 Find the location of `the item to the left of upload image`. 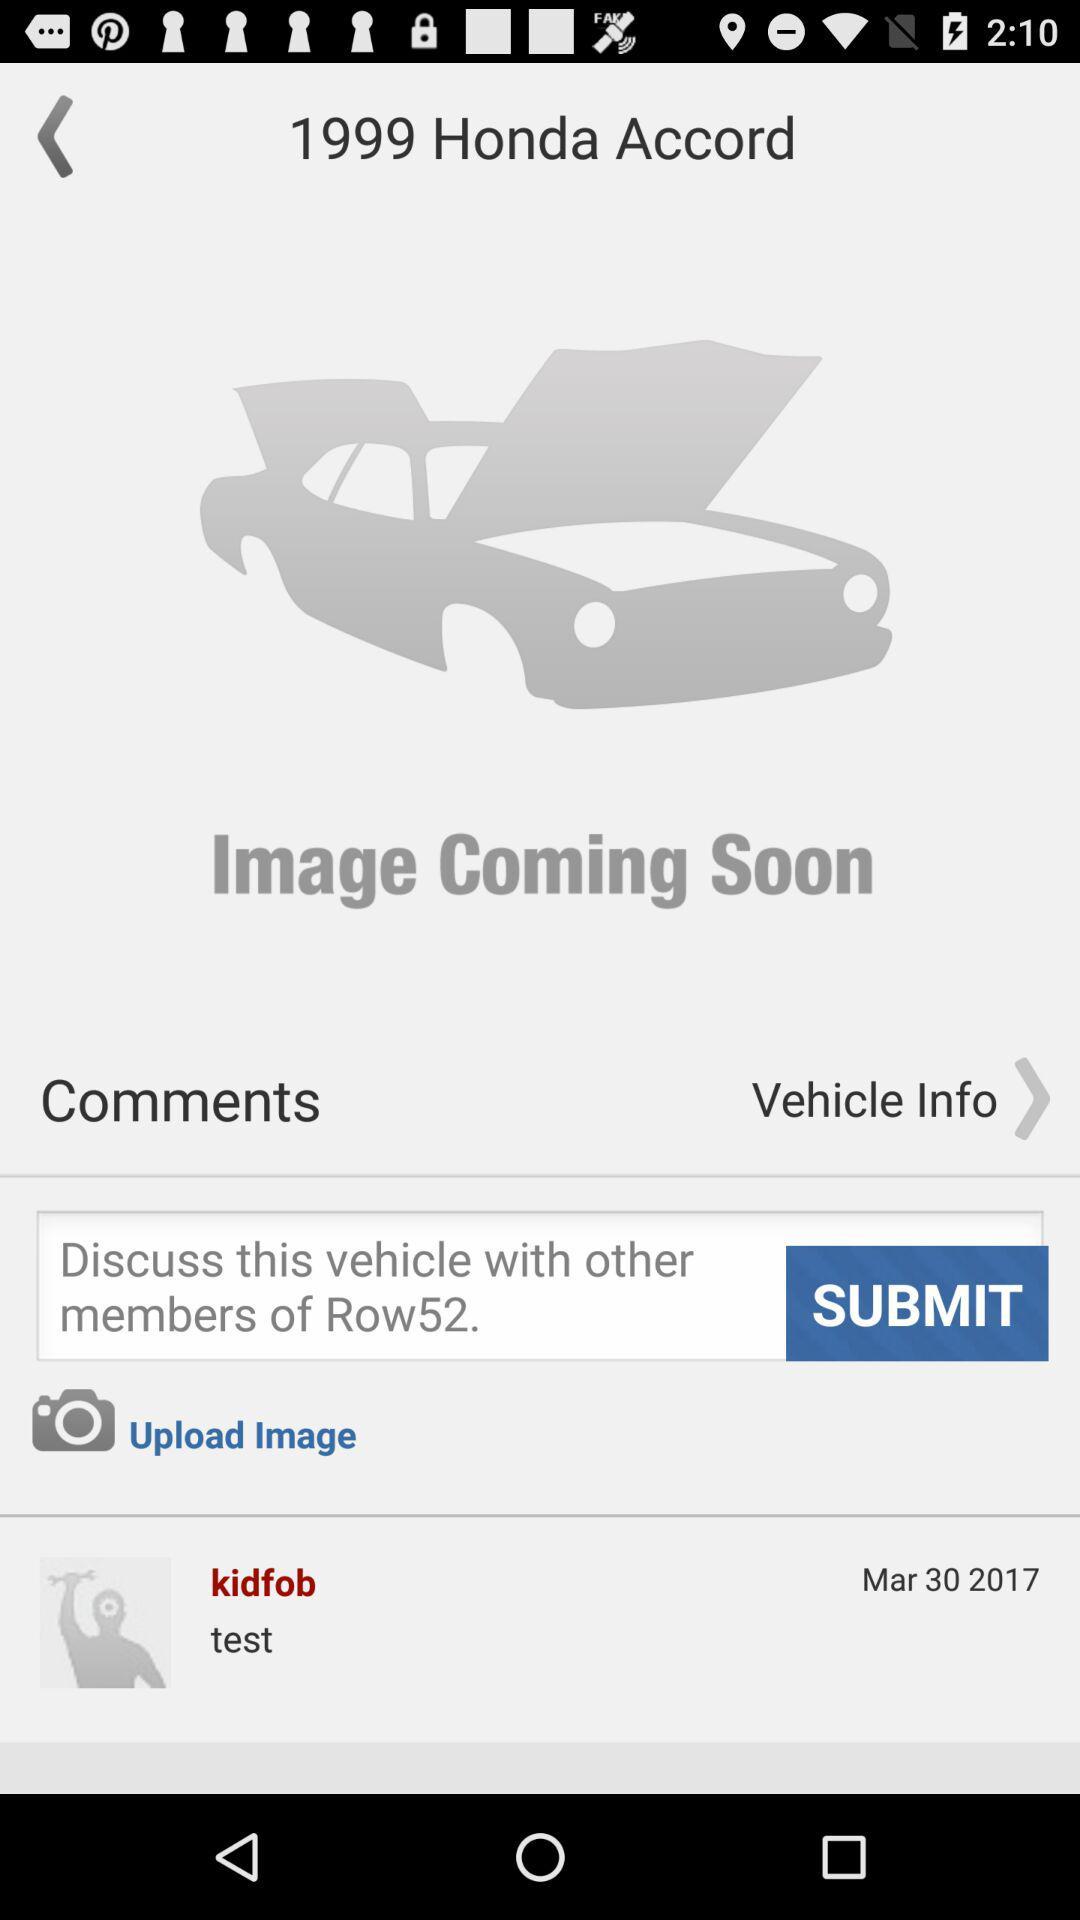

the item to the left of upload image is located at coordinates (72, 1419).